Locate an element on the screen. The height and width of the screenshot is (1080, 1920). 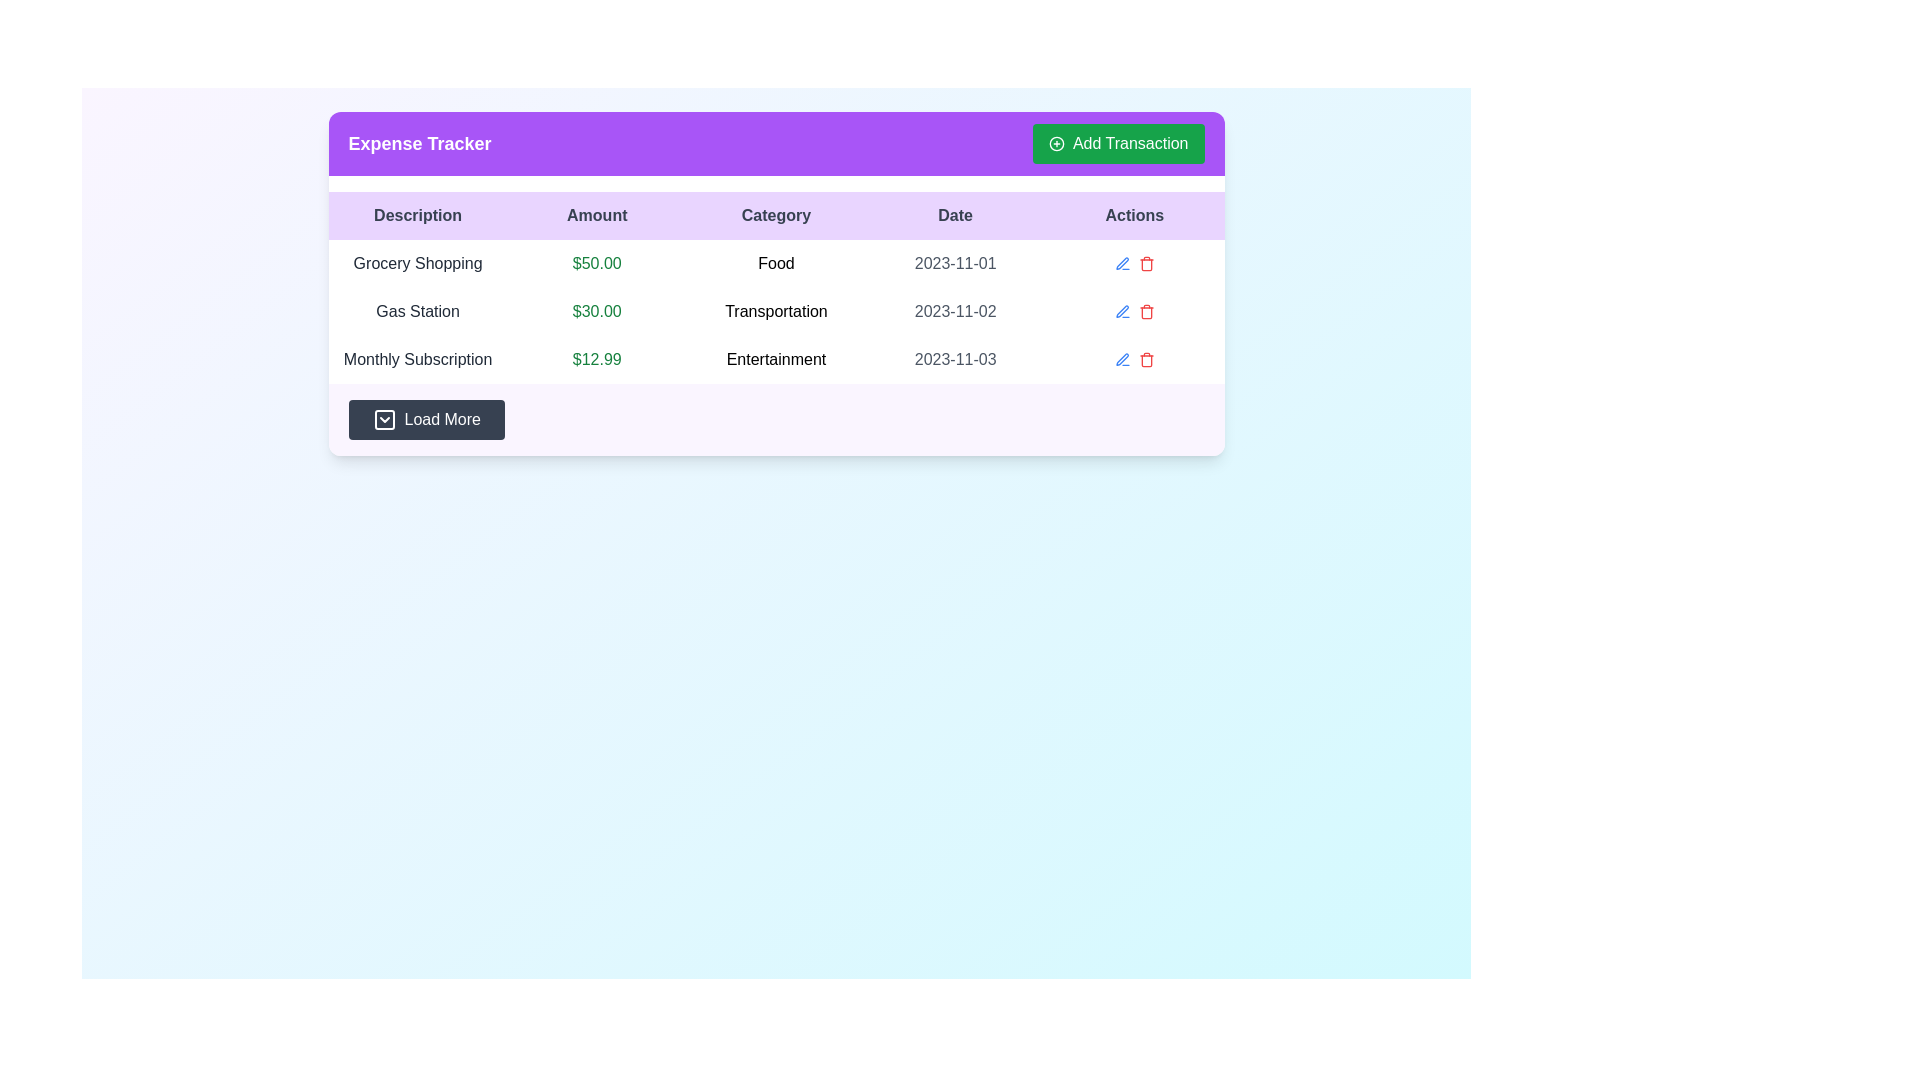
the small pen icon located in the 'Actions' column of the 'Transportation' category in the 'Expense Tracker' application is located at coordinates (1122, 312).